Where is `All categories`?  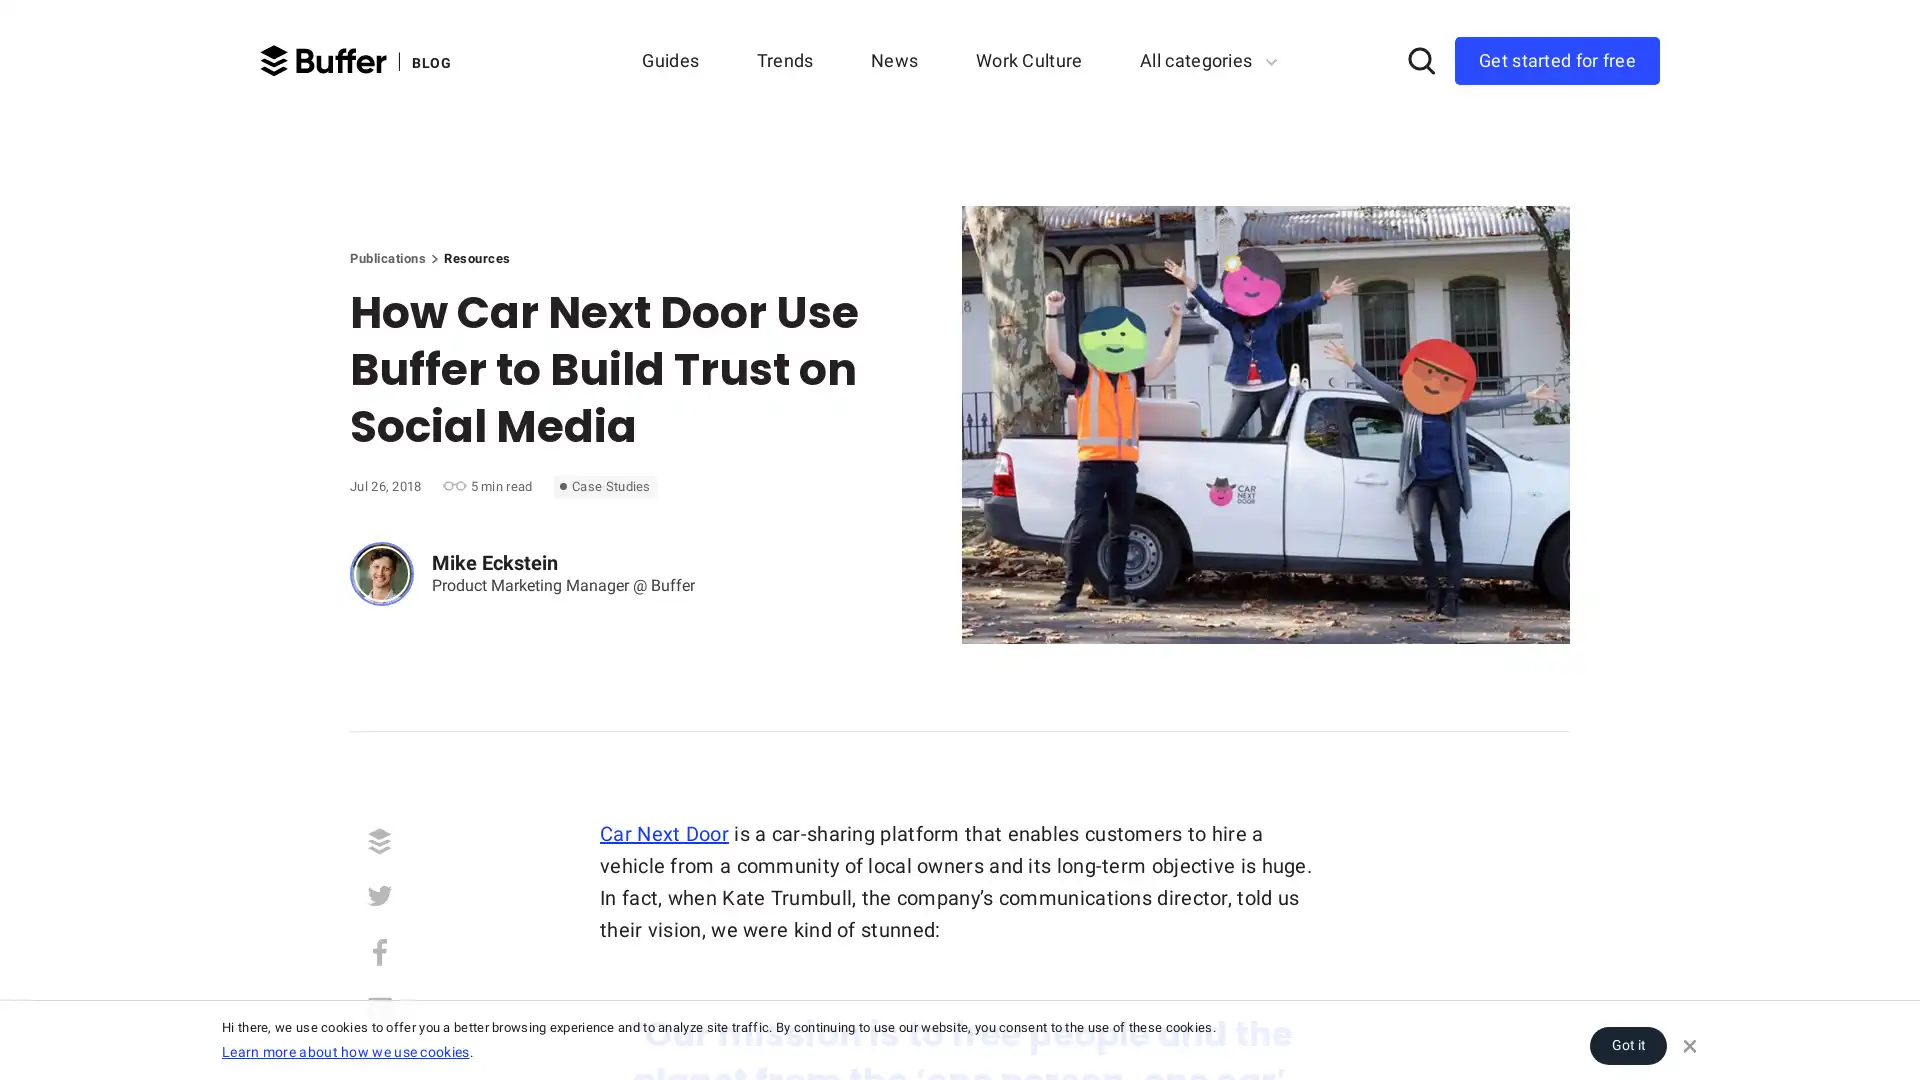 All categories is located at coordinates (1207, 60).